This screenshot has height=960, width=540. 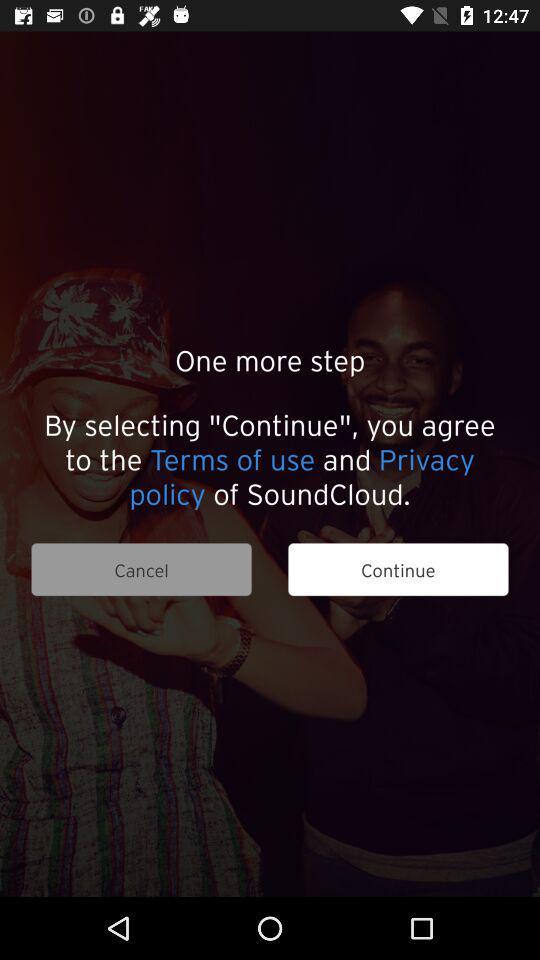 What do you see at coordinates (140, 569) in the screenshot?
I see `the item below by selecting continue icon` at bounding box center [140, 569].